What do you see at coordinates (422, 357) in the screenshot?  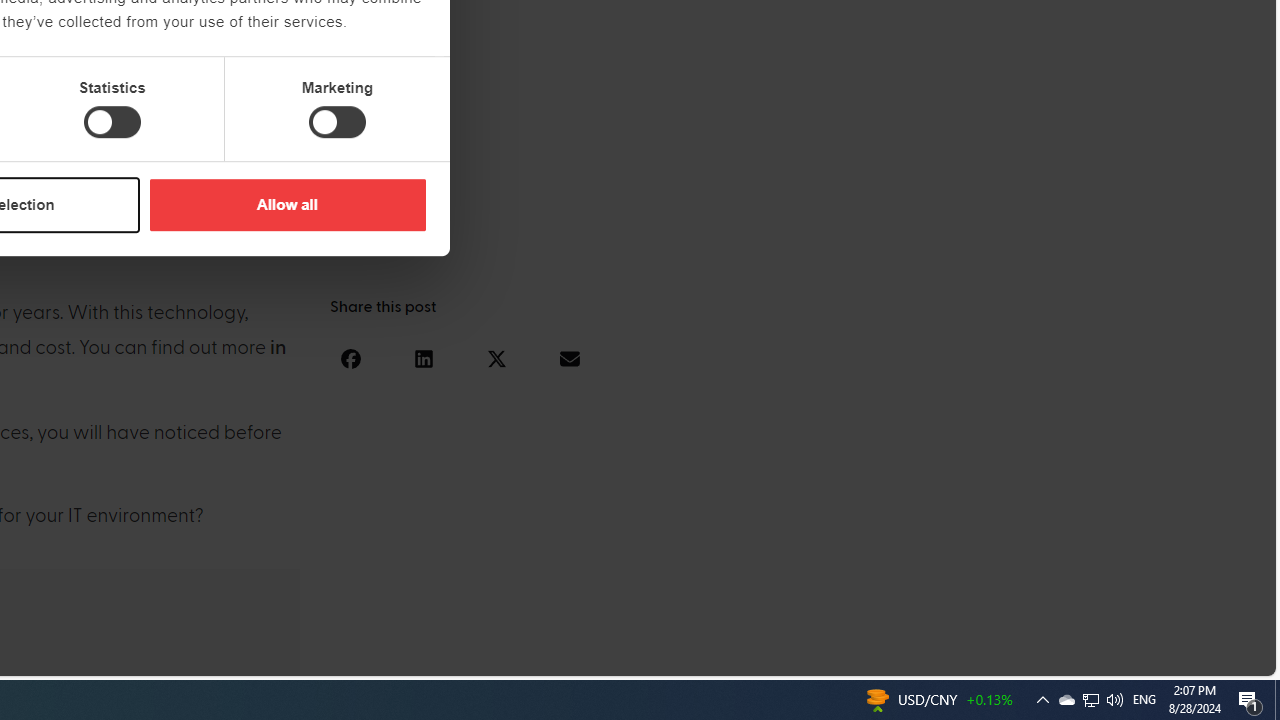 I see `'Share on linkedin'` at bounding box center [422, 357].